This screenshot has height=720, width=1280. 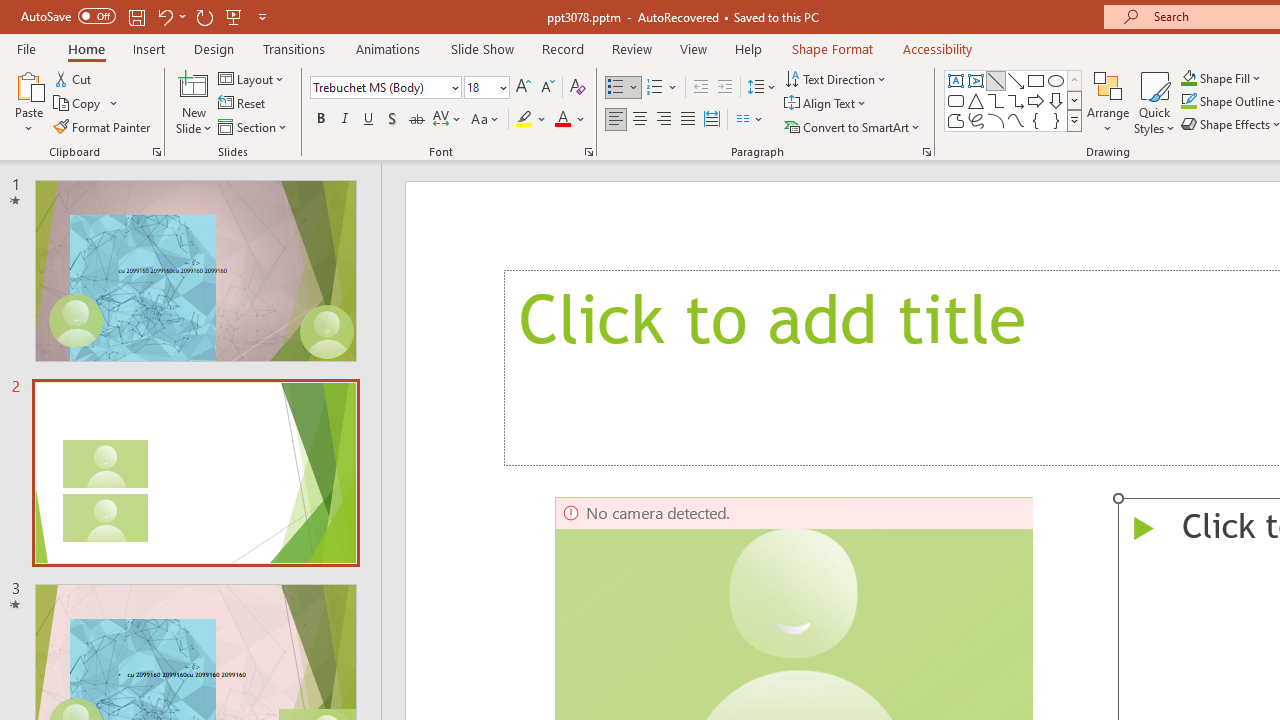 I want to click on 'Freeform: Scribble', so click(x=976, y=120).